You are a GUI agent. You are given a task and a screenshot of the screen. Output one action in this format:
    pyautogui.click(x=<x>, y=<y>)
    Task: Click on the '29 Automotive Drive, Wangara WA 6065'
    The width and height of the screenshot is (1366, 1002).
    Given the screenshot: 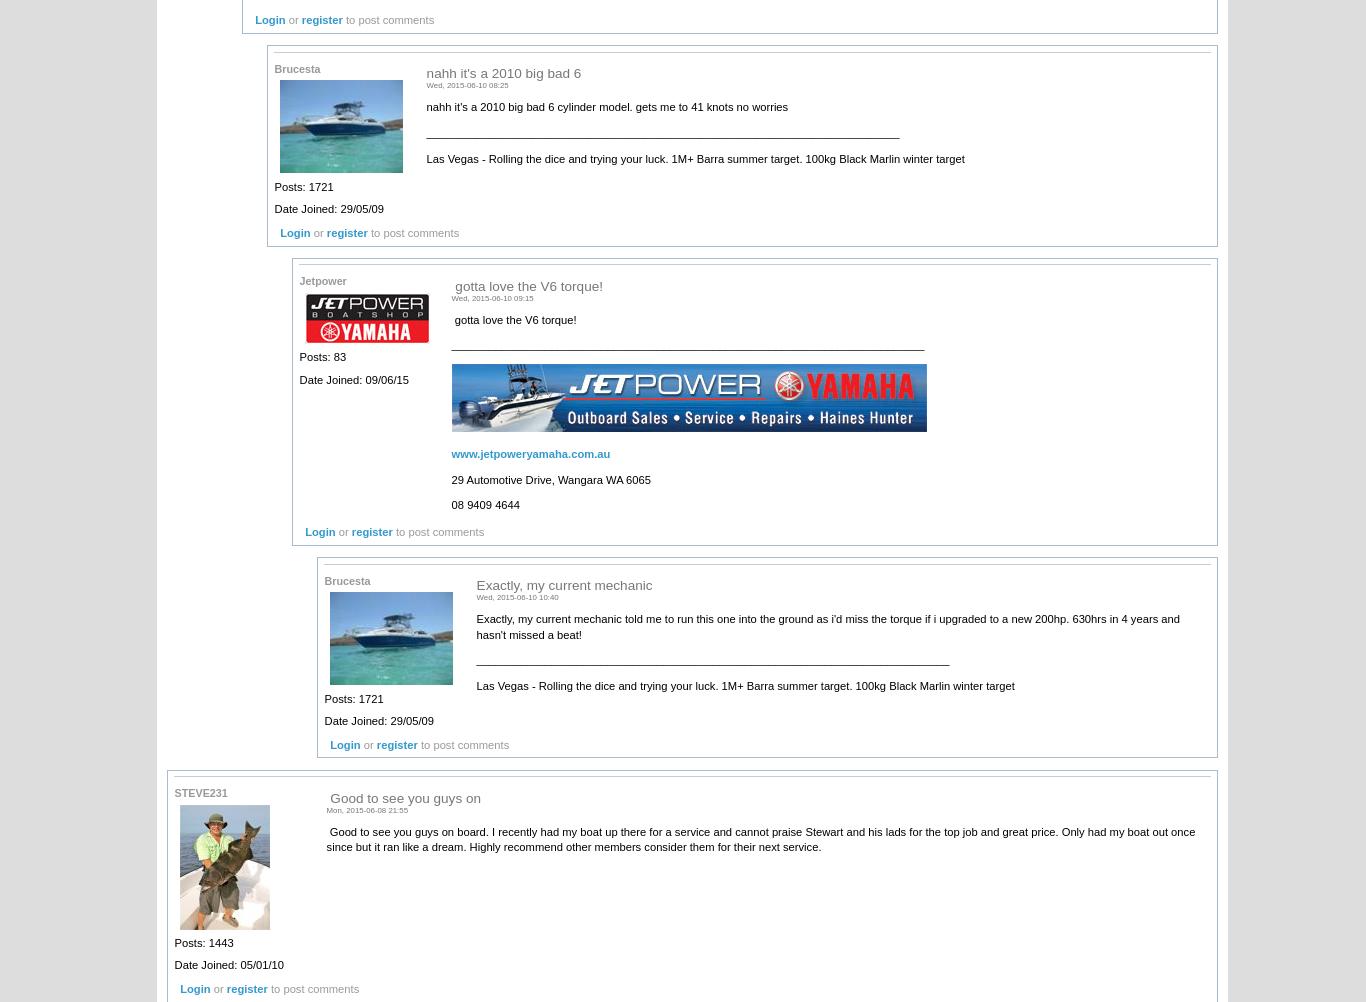 What is the action you would take?
    pyautogui.click(x=551, y=477)
    